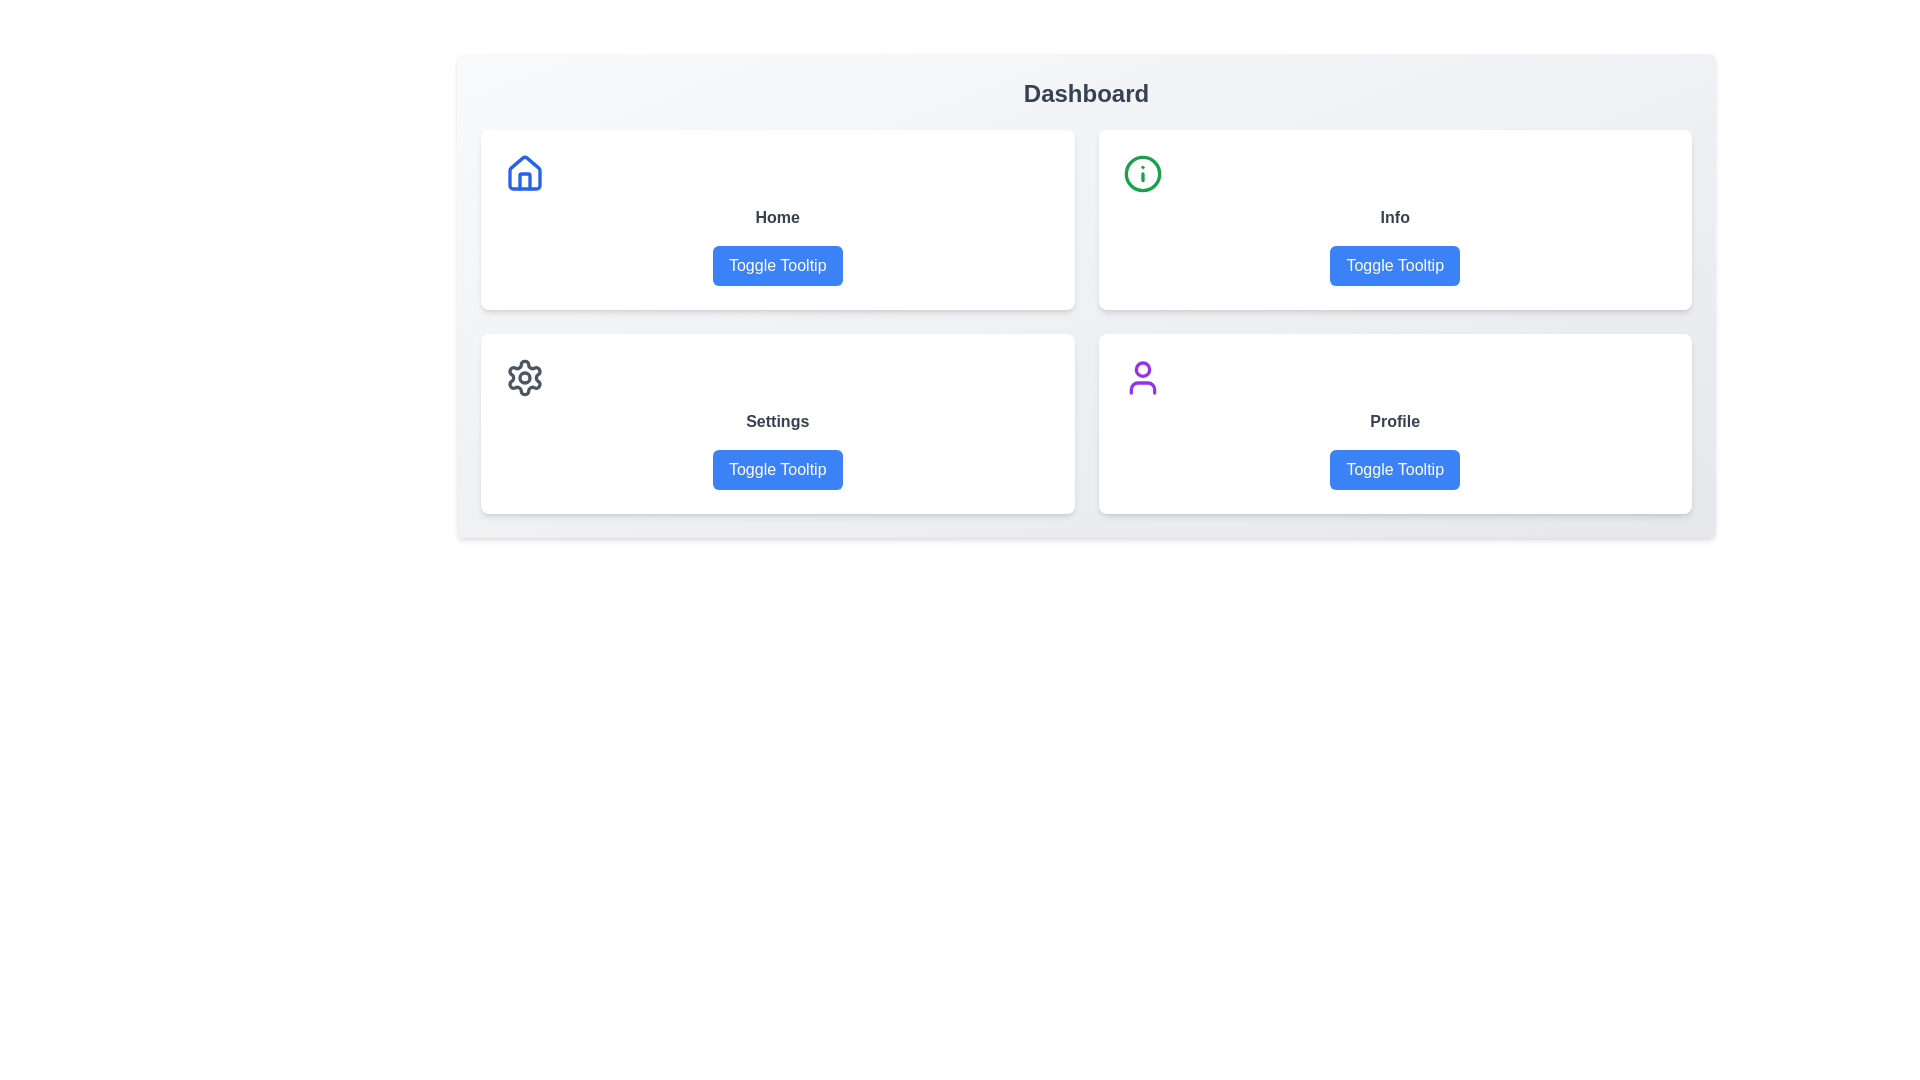 This screenshot has width=1920, height=1080. I want to click on the card component in the top-left corner of the four-card grid layout, which contains a house icon, the label 'Home', and a blue button labeled 'Toggle Tooltip', so click(776, 219).